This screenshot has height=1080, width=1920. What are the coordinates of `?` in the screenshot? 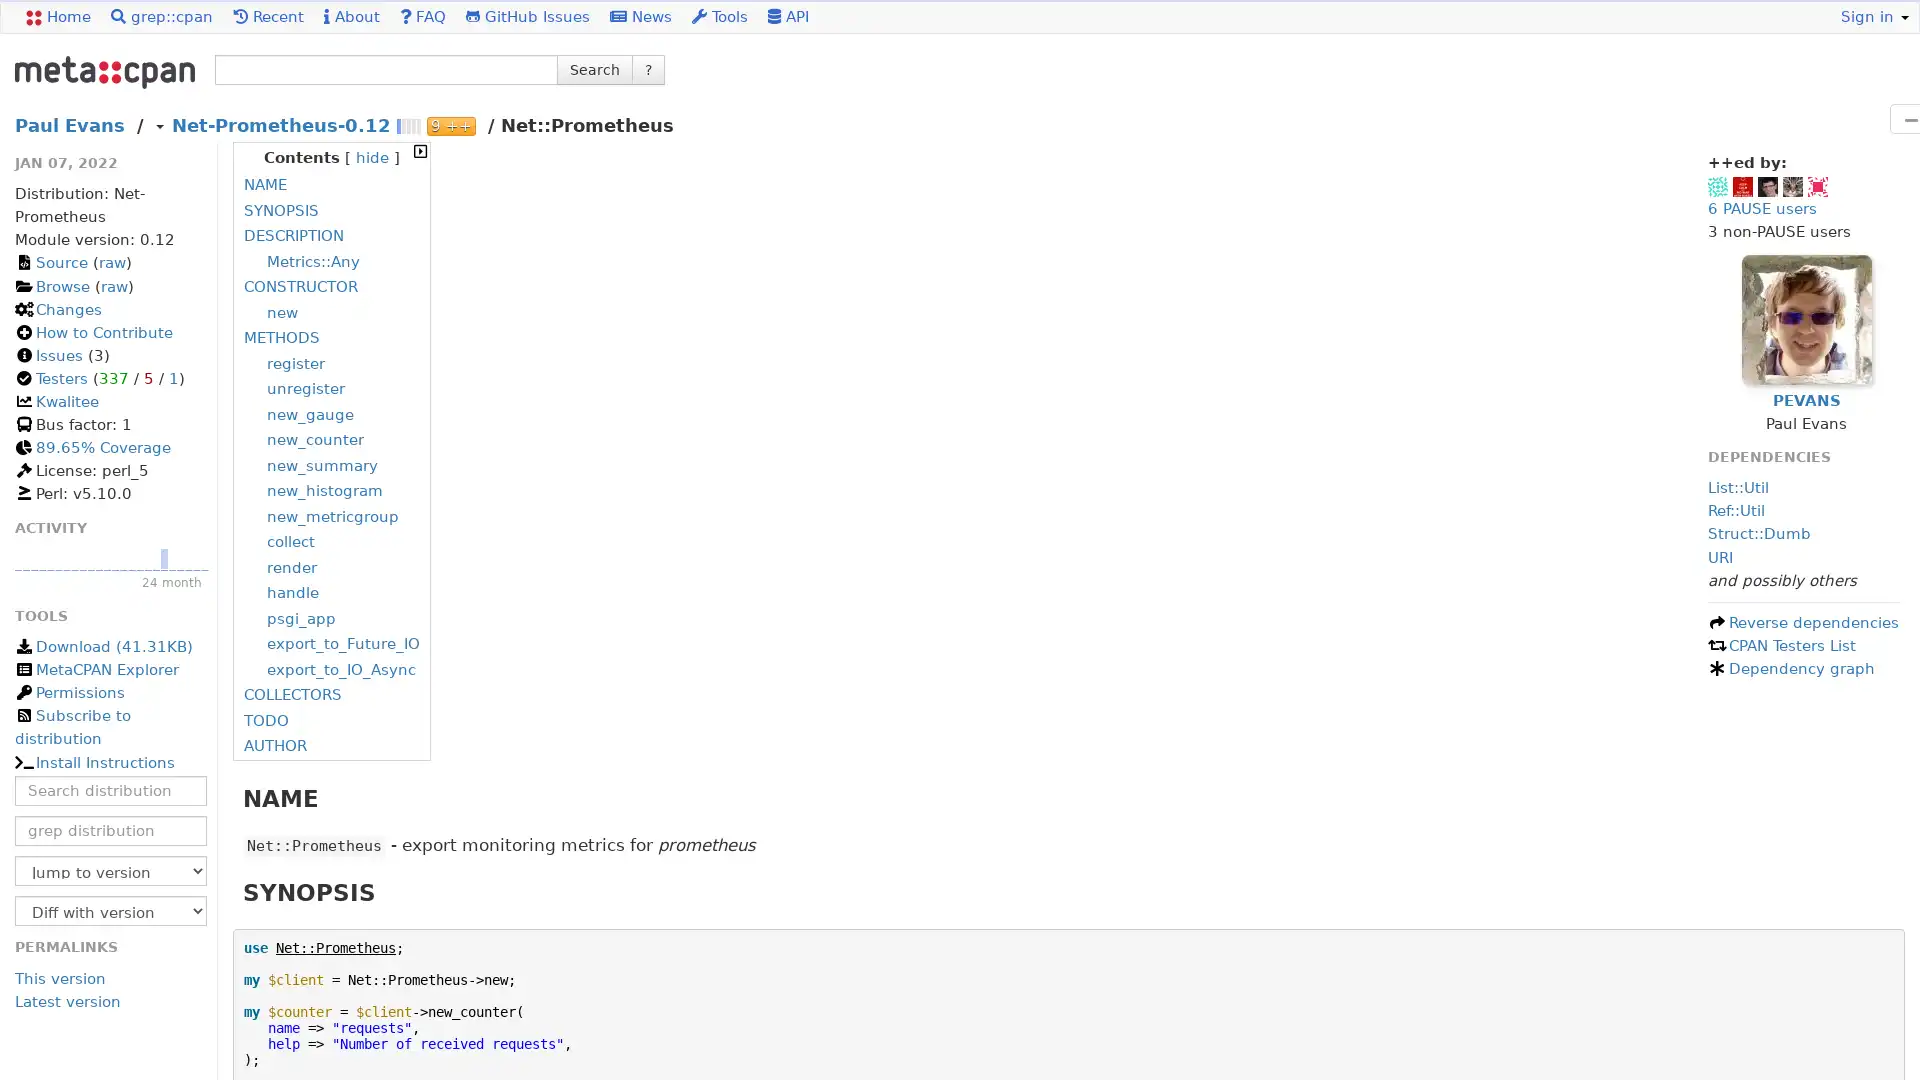 It's located at (648, 68).